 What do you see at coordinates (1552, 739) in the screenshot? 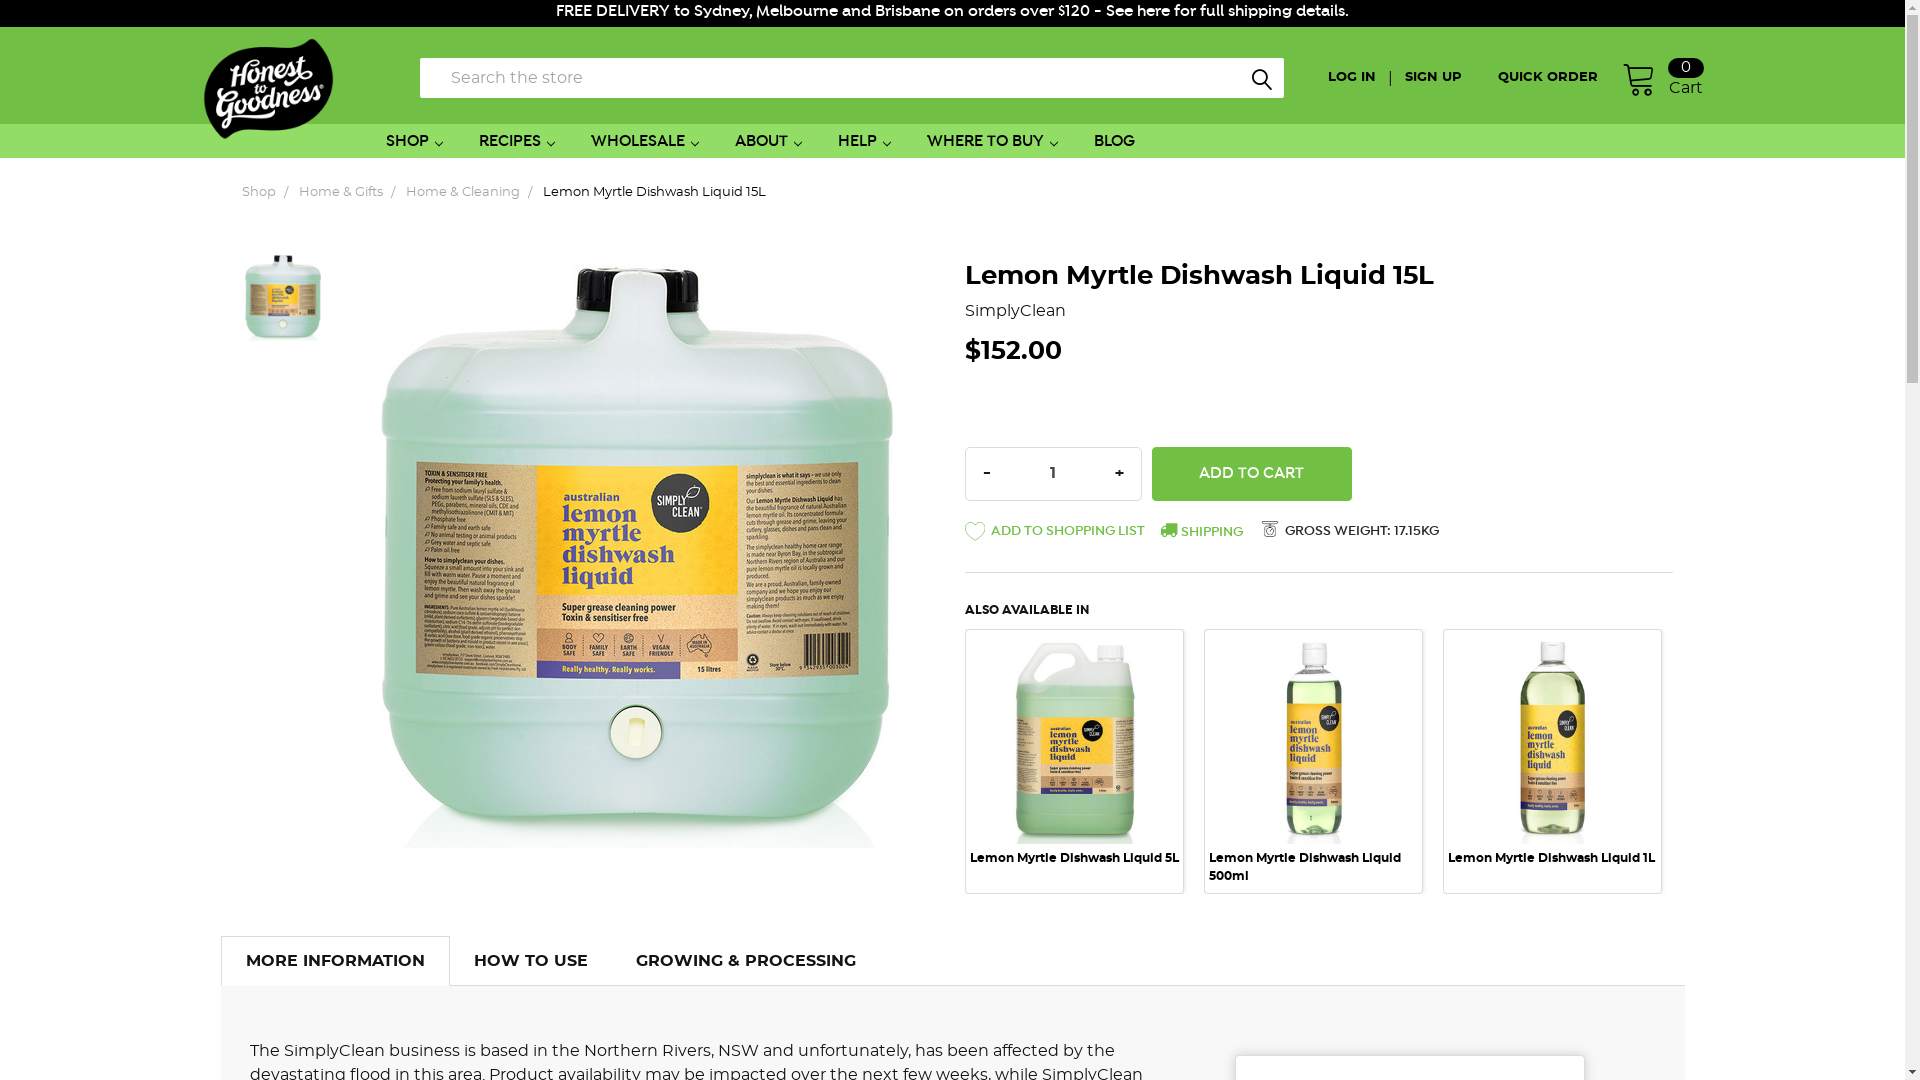
I see `'Lemon Myrtle Dishwash Liquid 1L 1'` at bounding box center [1552, 739].